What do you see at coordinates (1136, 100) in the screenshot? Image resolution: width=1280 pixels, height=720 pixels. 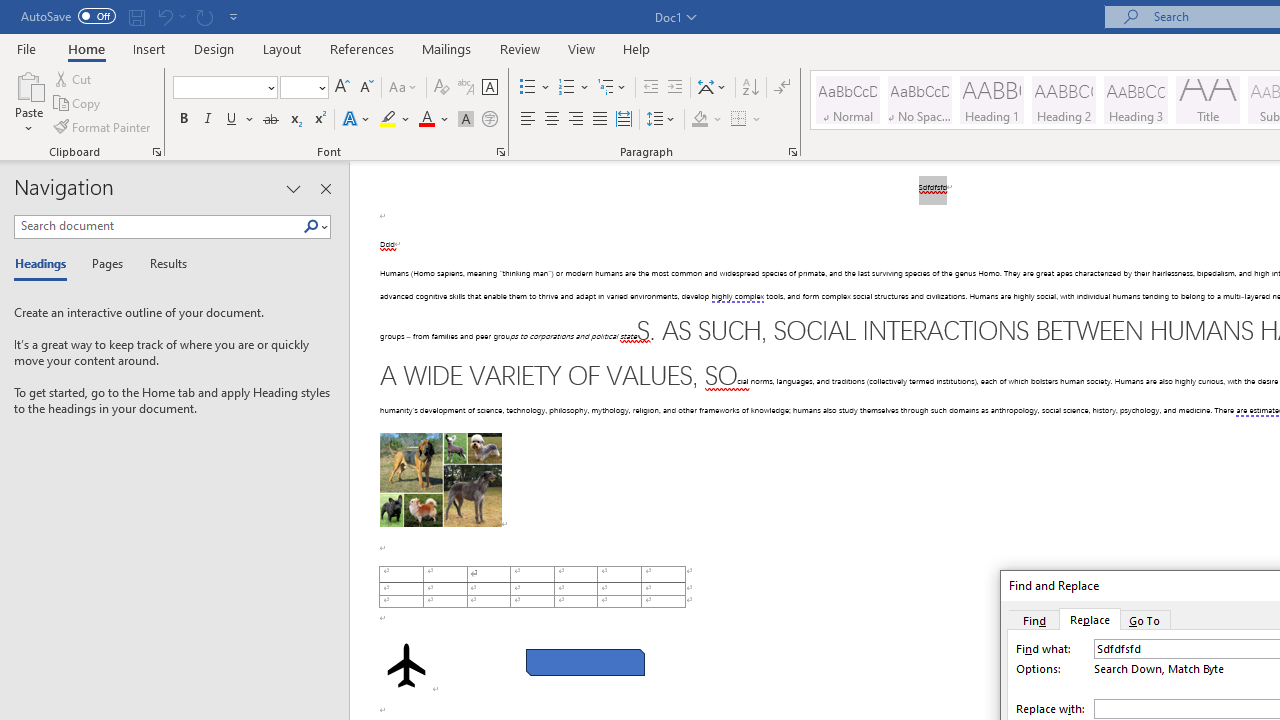 I see `'Heading 3'` at bounding box center [1136, 100].